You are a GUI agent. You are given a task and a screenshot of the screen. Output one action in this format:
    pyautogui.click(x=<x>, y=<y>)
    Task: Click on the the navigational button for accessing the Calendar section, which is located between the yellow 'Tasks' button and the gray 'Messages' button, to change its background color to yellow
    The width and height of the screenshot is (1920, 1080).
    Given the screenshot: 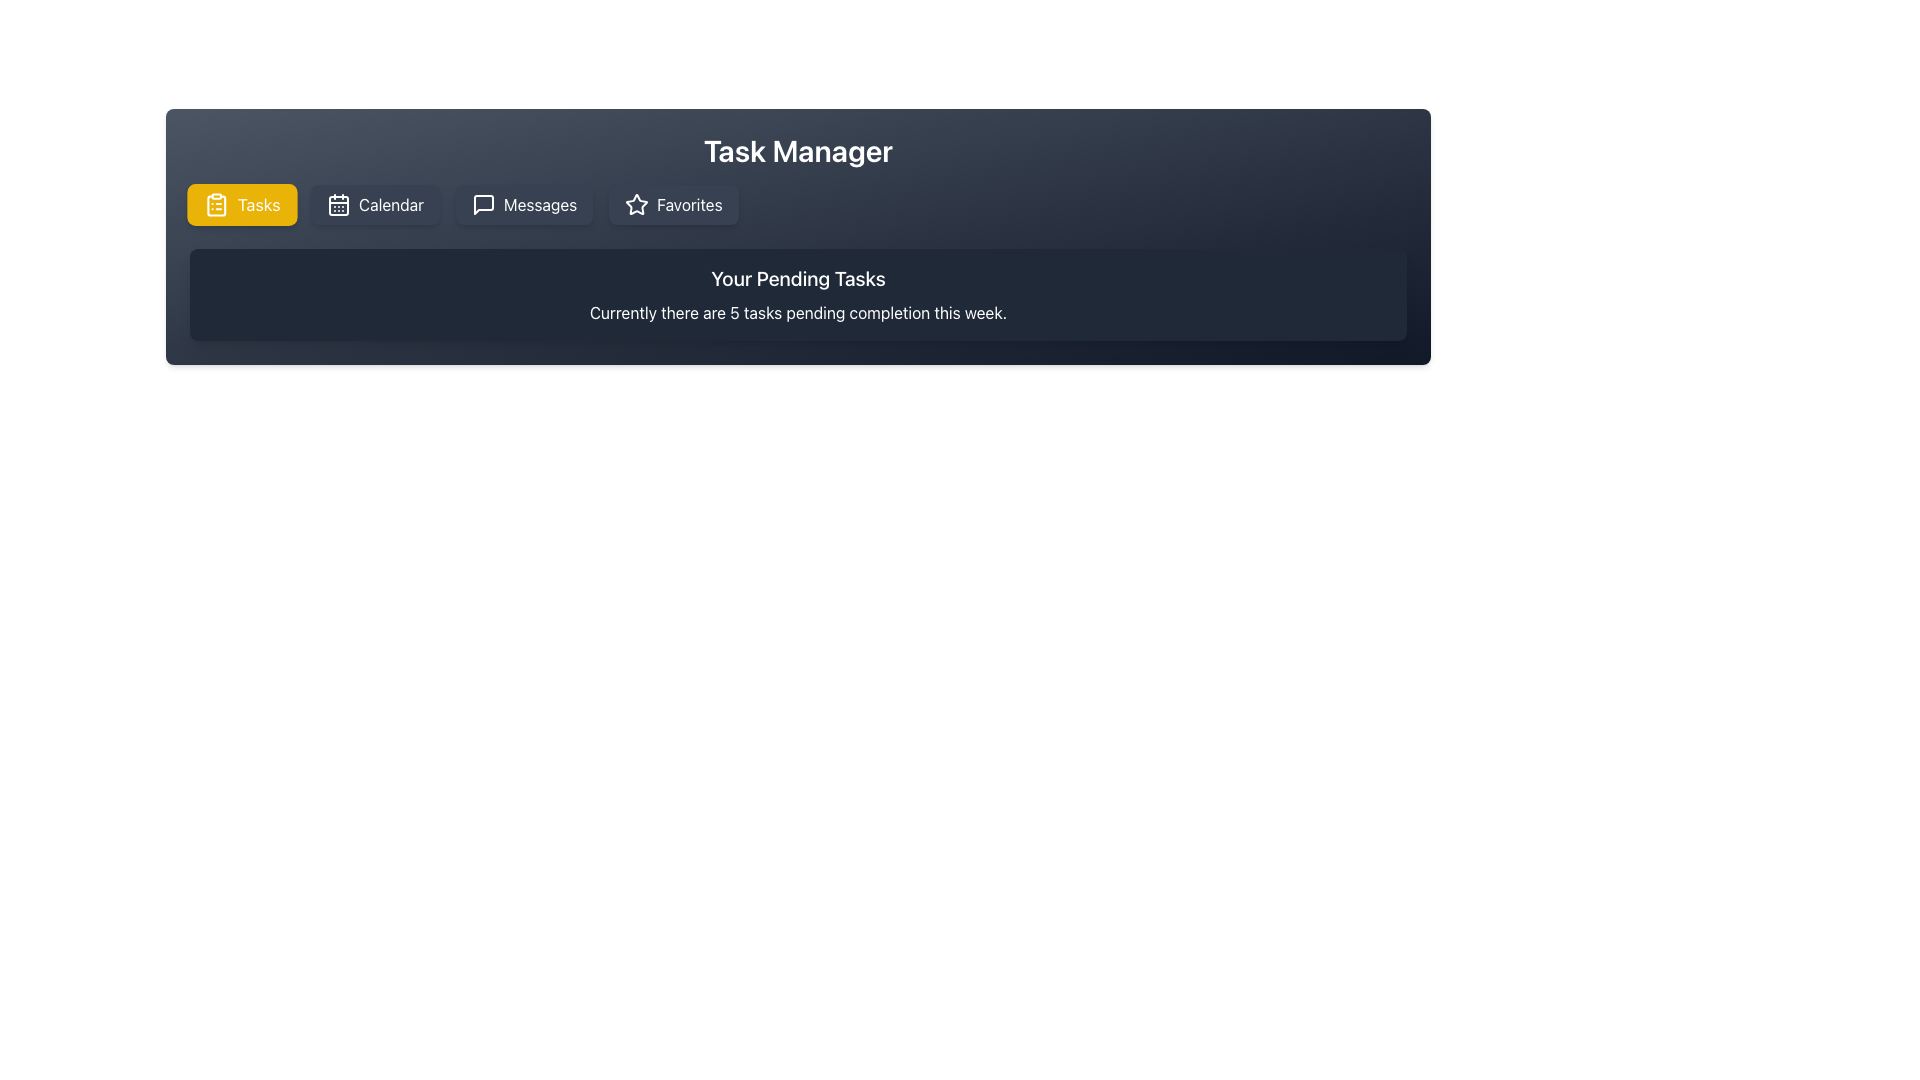 What is the action you would take?
    pyautogui.click(x=375, y=204)
    